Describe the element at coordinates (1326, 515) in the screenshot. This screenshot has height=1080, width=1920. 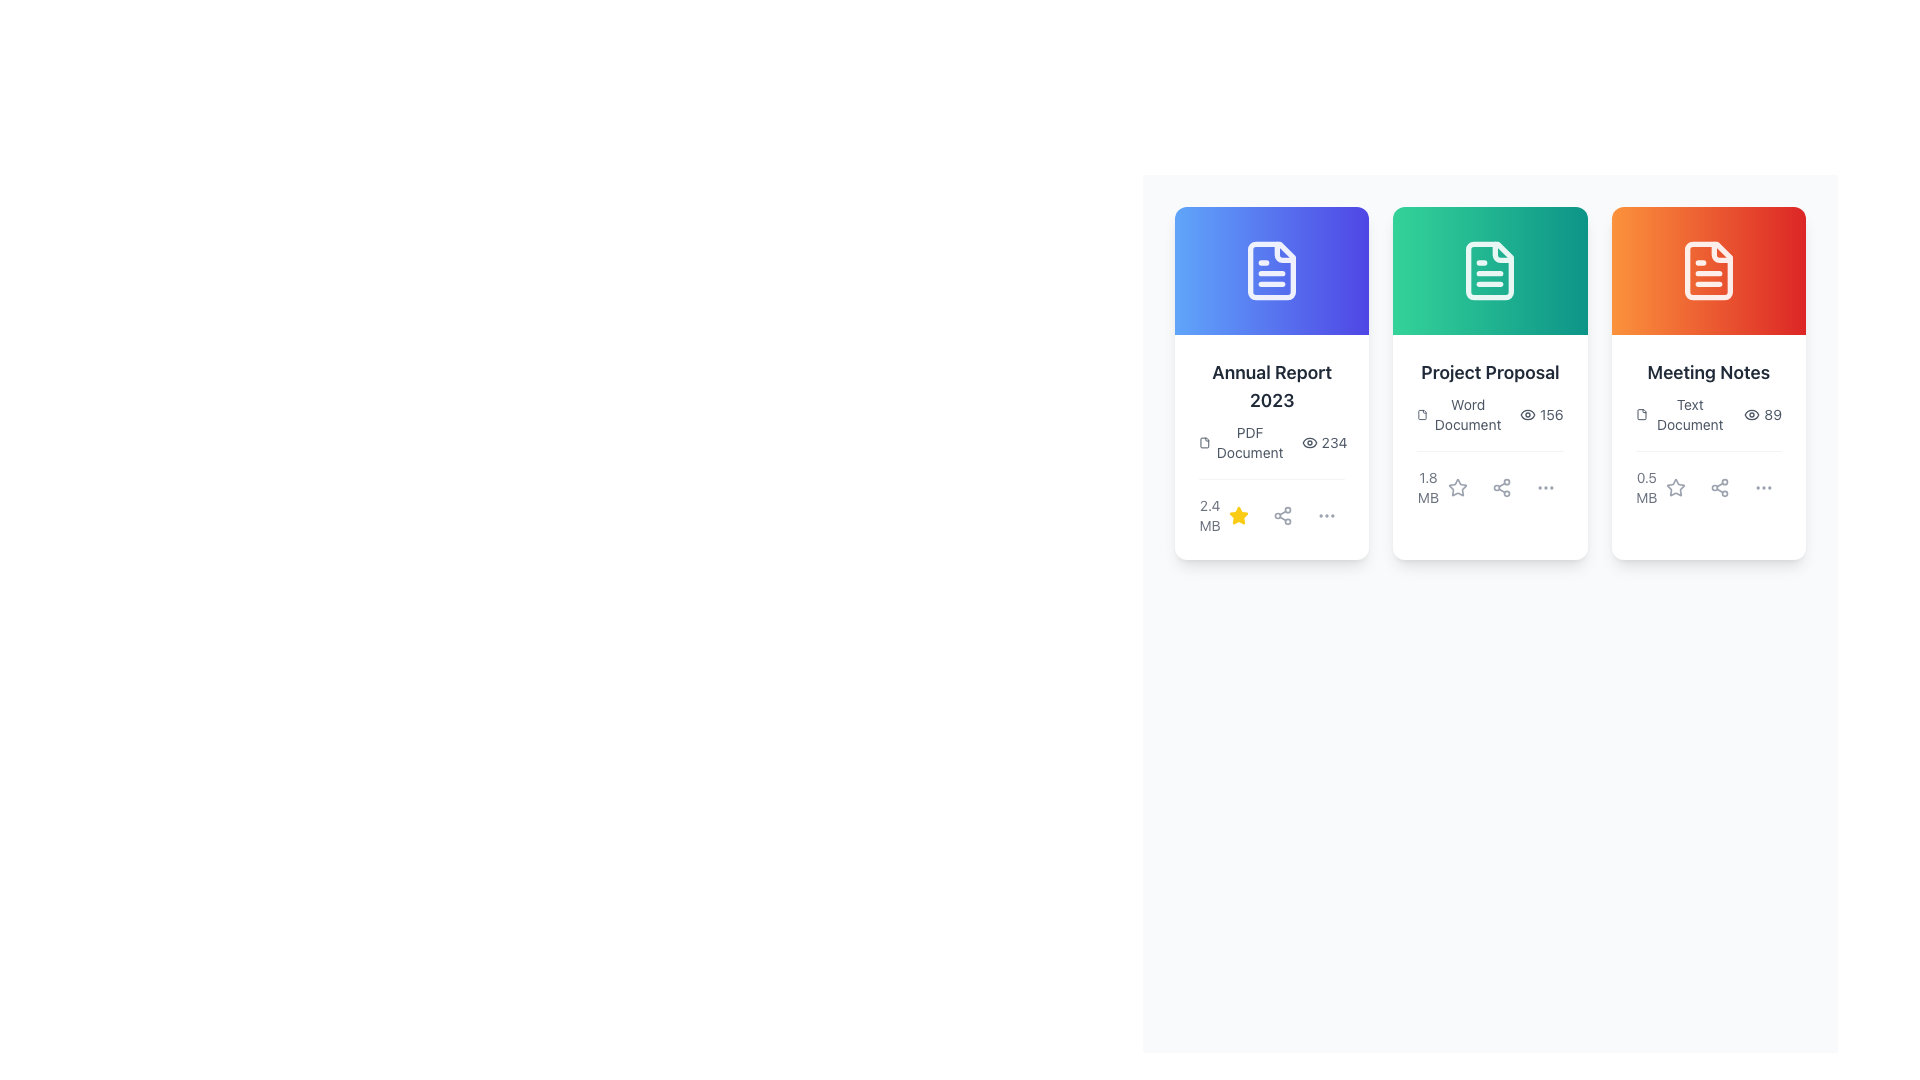
I see `the icon in the bottom toolbar of the 'Annual Report 2023' document` at that location.